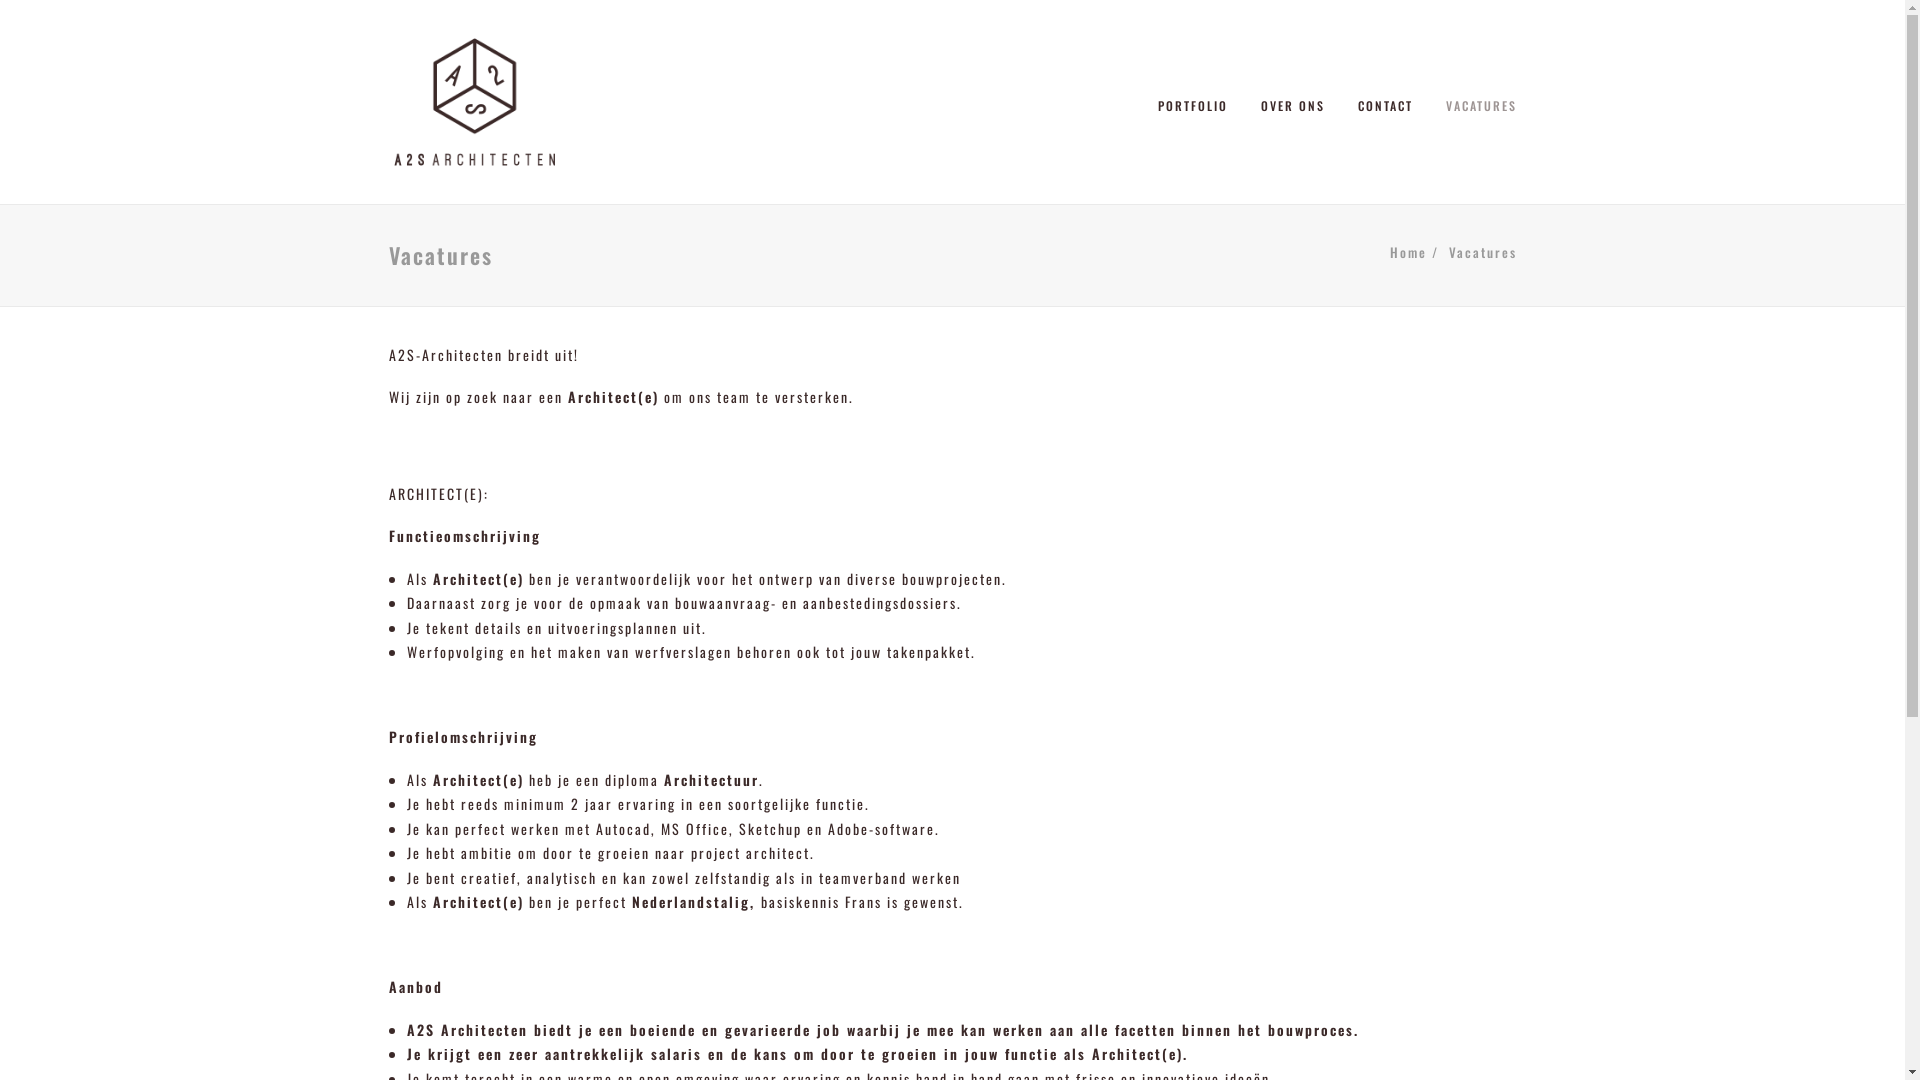  I want to click on 'VACATURES', so click(1474, 101).